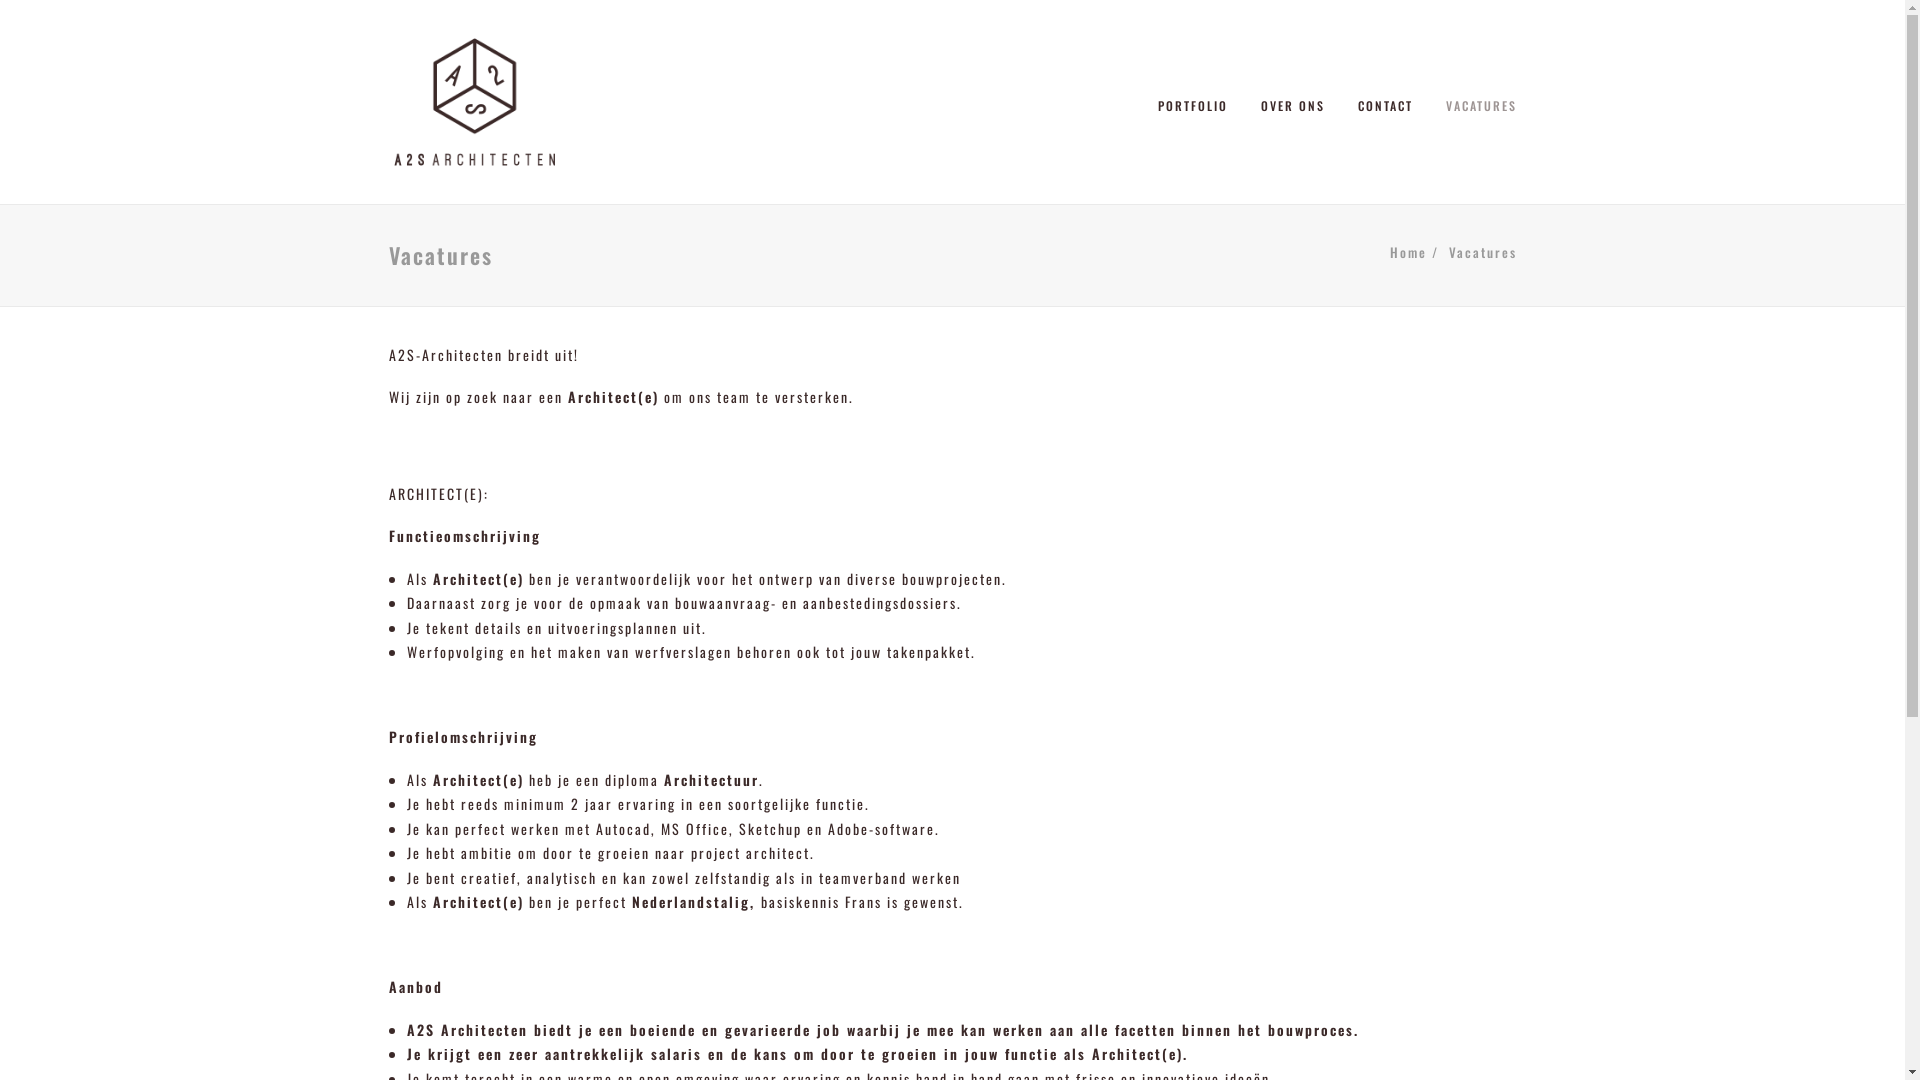  I want to click on 'VACATURES', so click(1474, 101).